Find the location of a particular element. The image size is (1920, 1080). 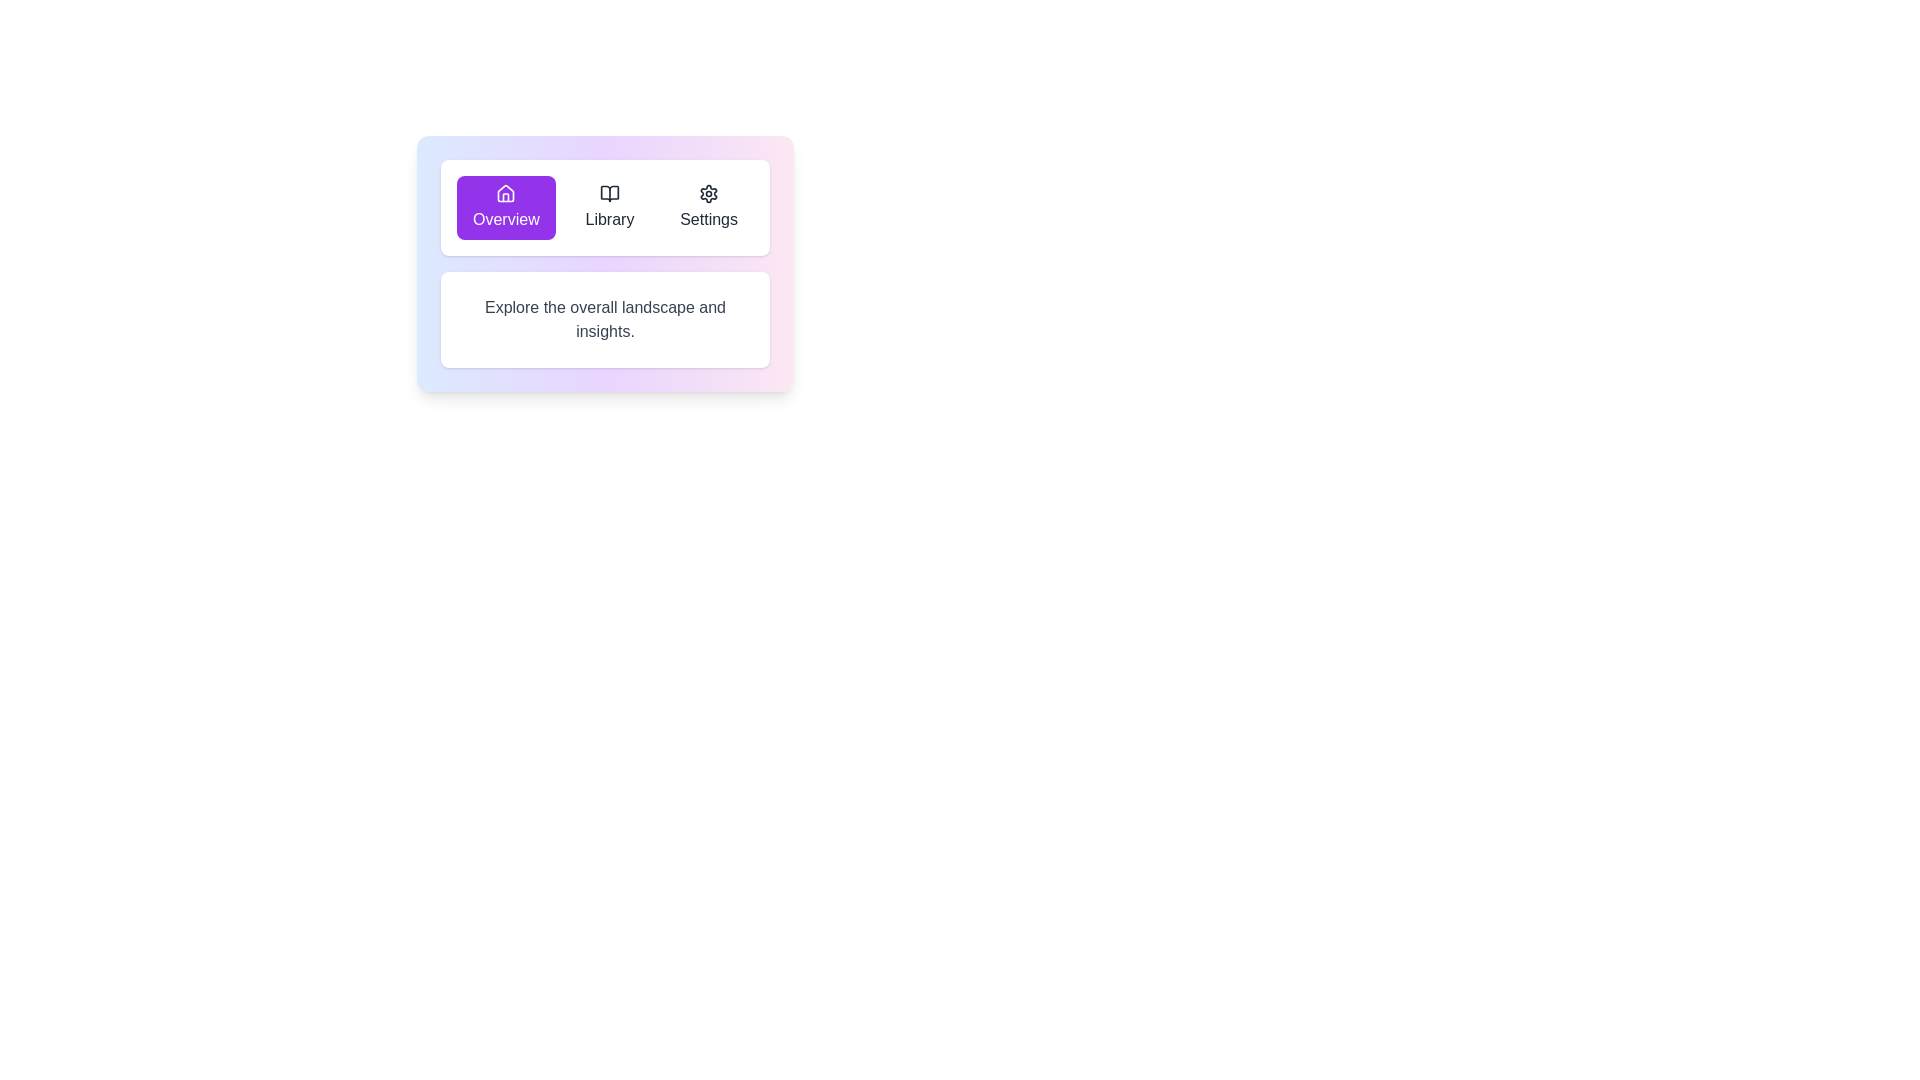

the 'Settings' button, which features a gear icon and is the third button in a horizontal set of buttons is located at coordinates (709, 208).